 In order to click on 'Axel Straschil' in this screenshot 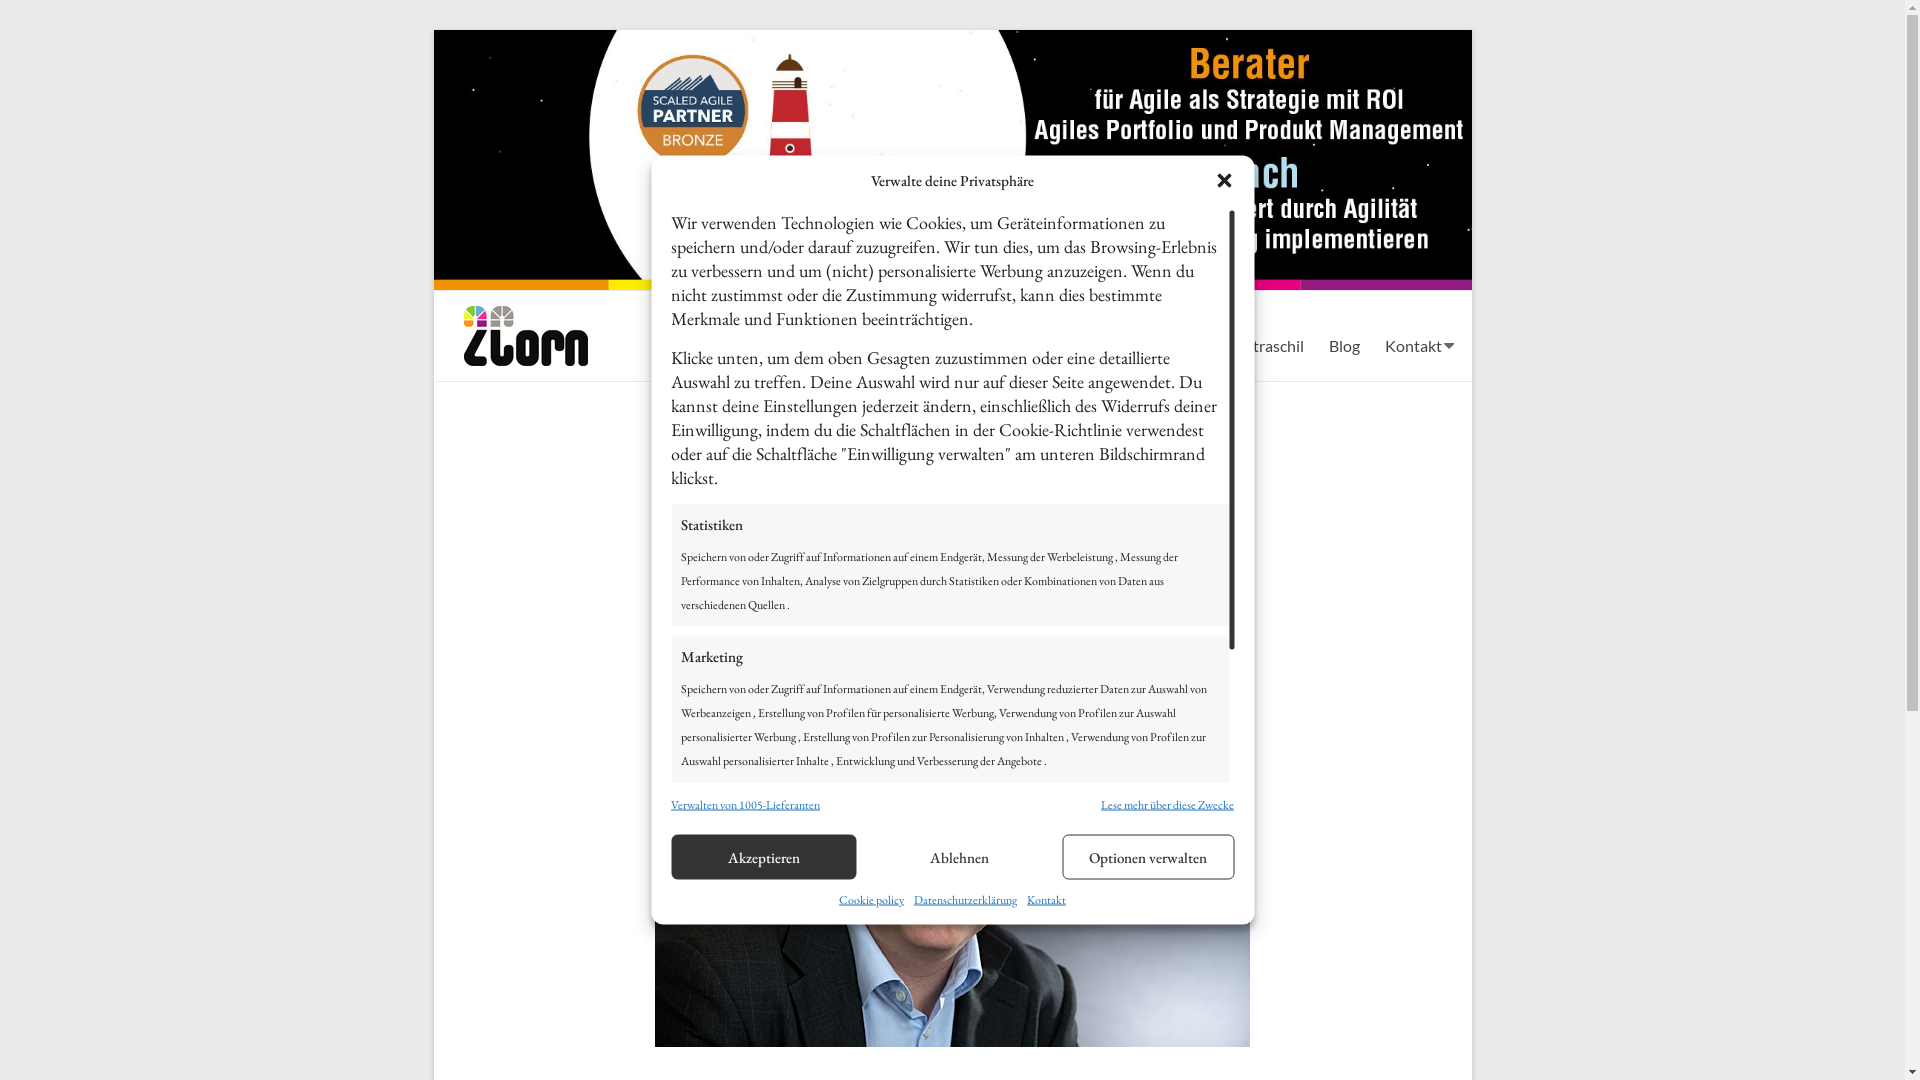, I will do `click(1255, 343)`.